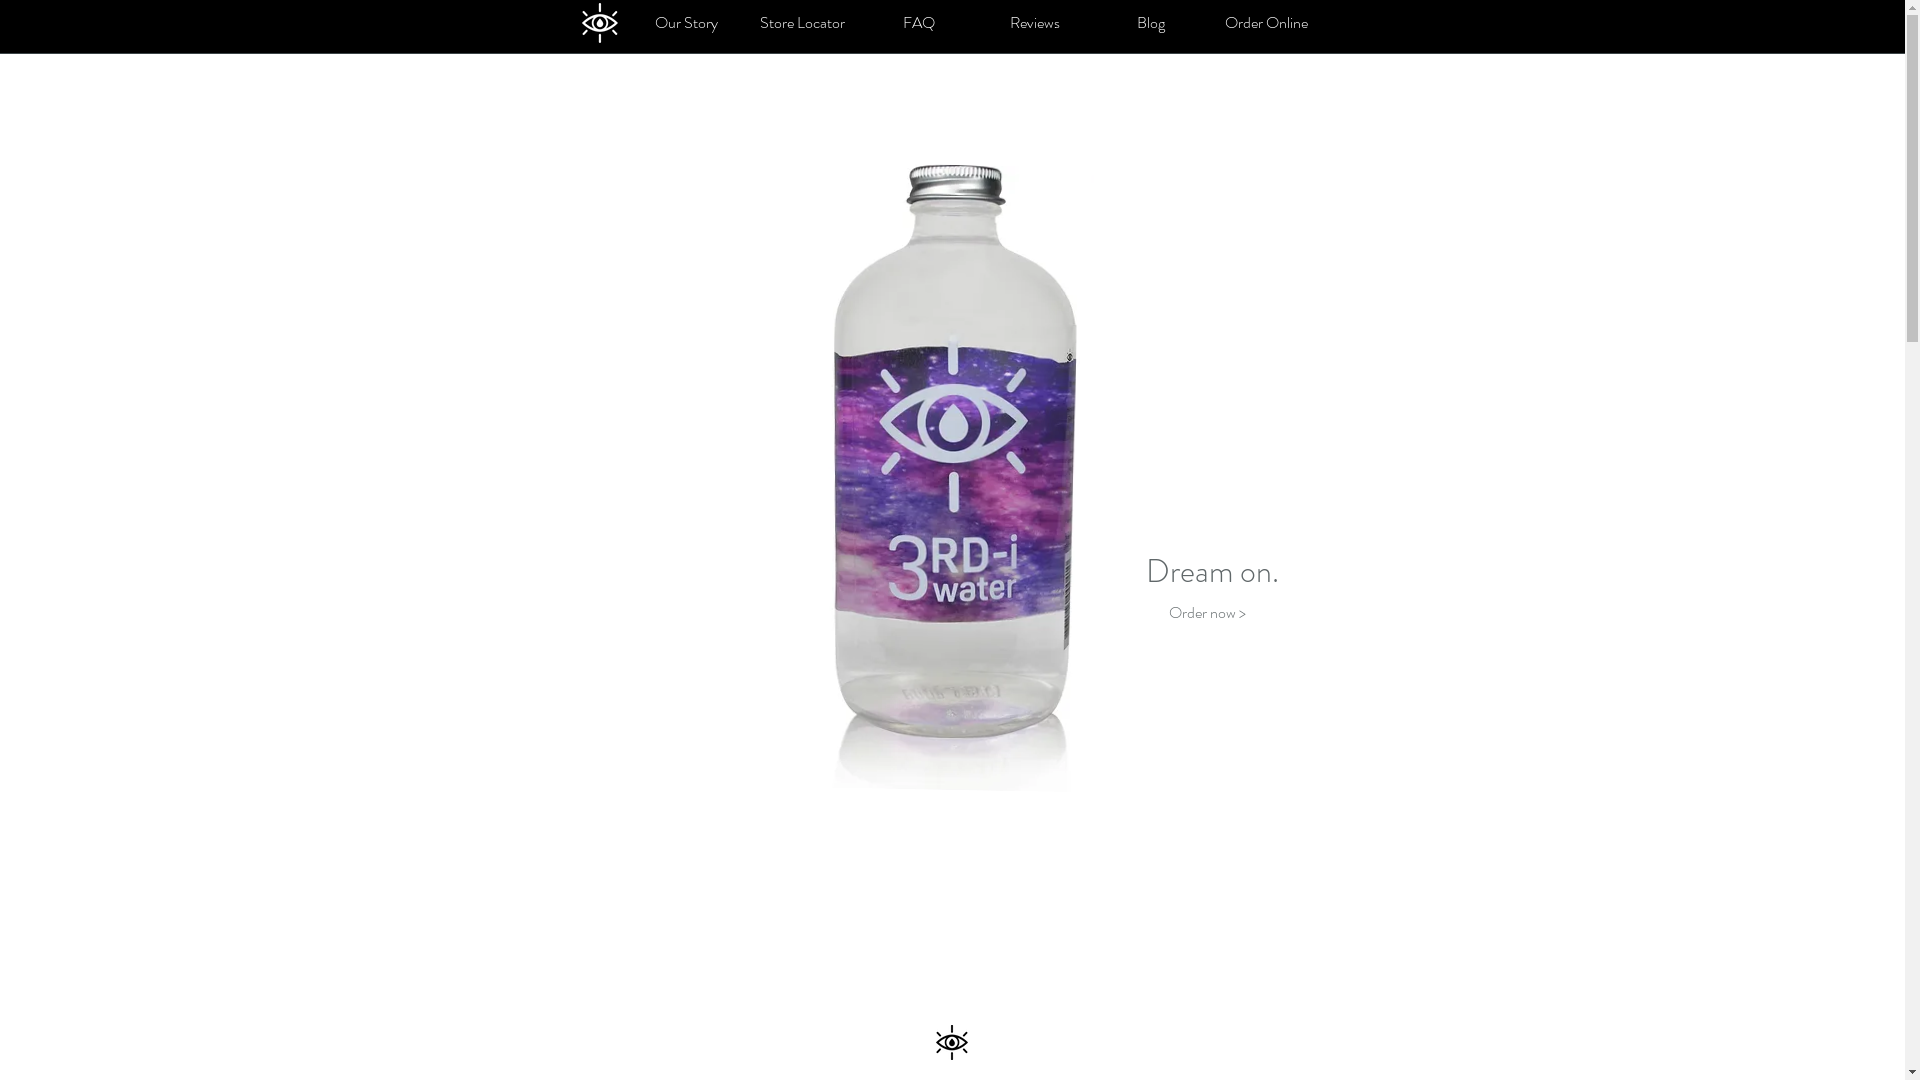 The height and width of the screenshot is (1080, 1920). What do you see at coordinates (1205, 612) in the screenshot?
I see `'Order now >'` at bounding box center [1205, 612].